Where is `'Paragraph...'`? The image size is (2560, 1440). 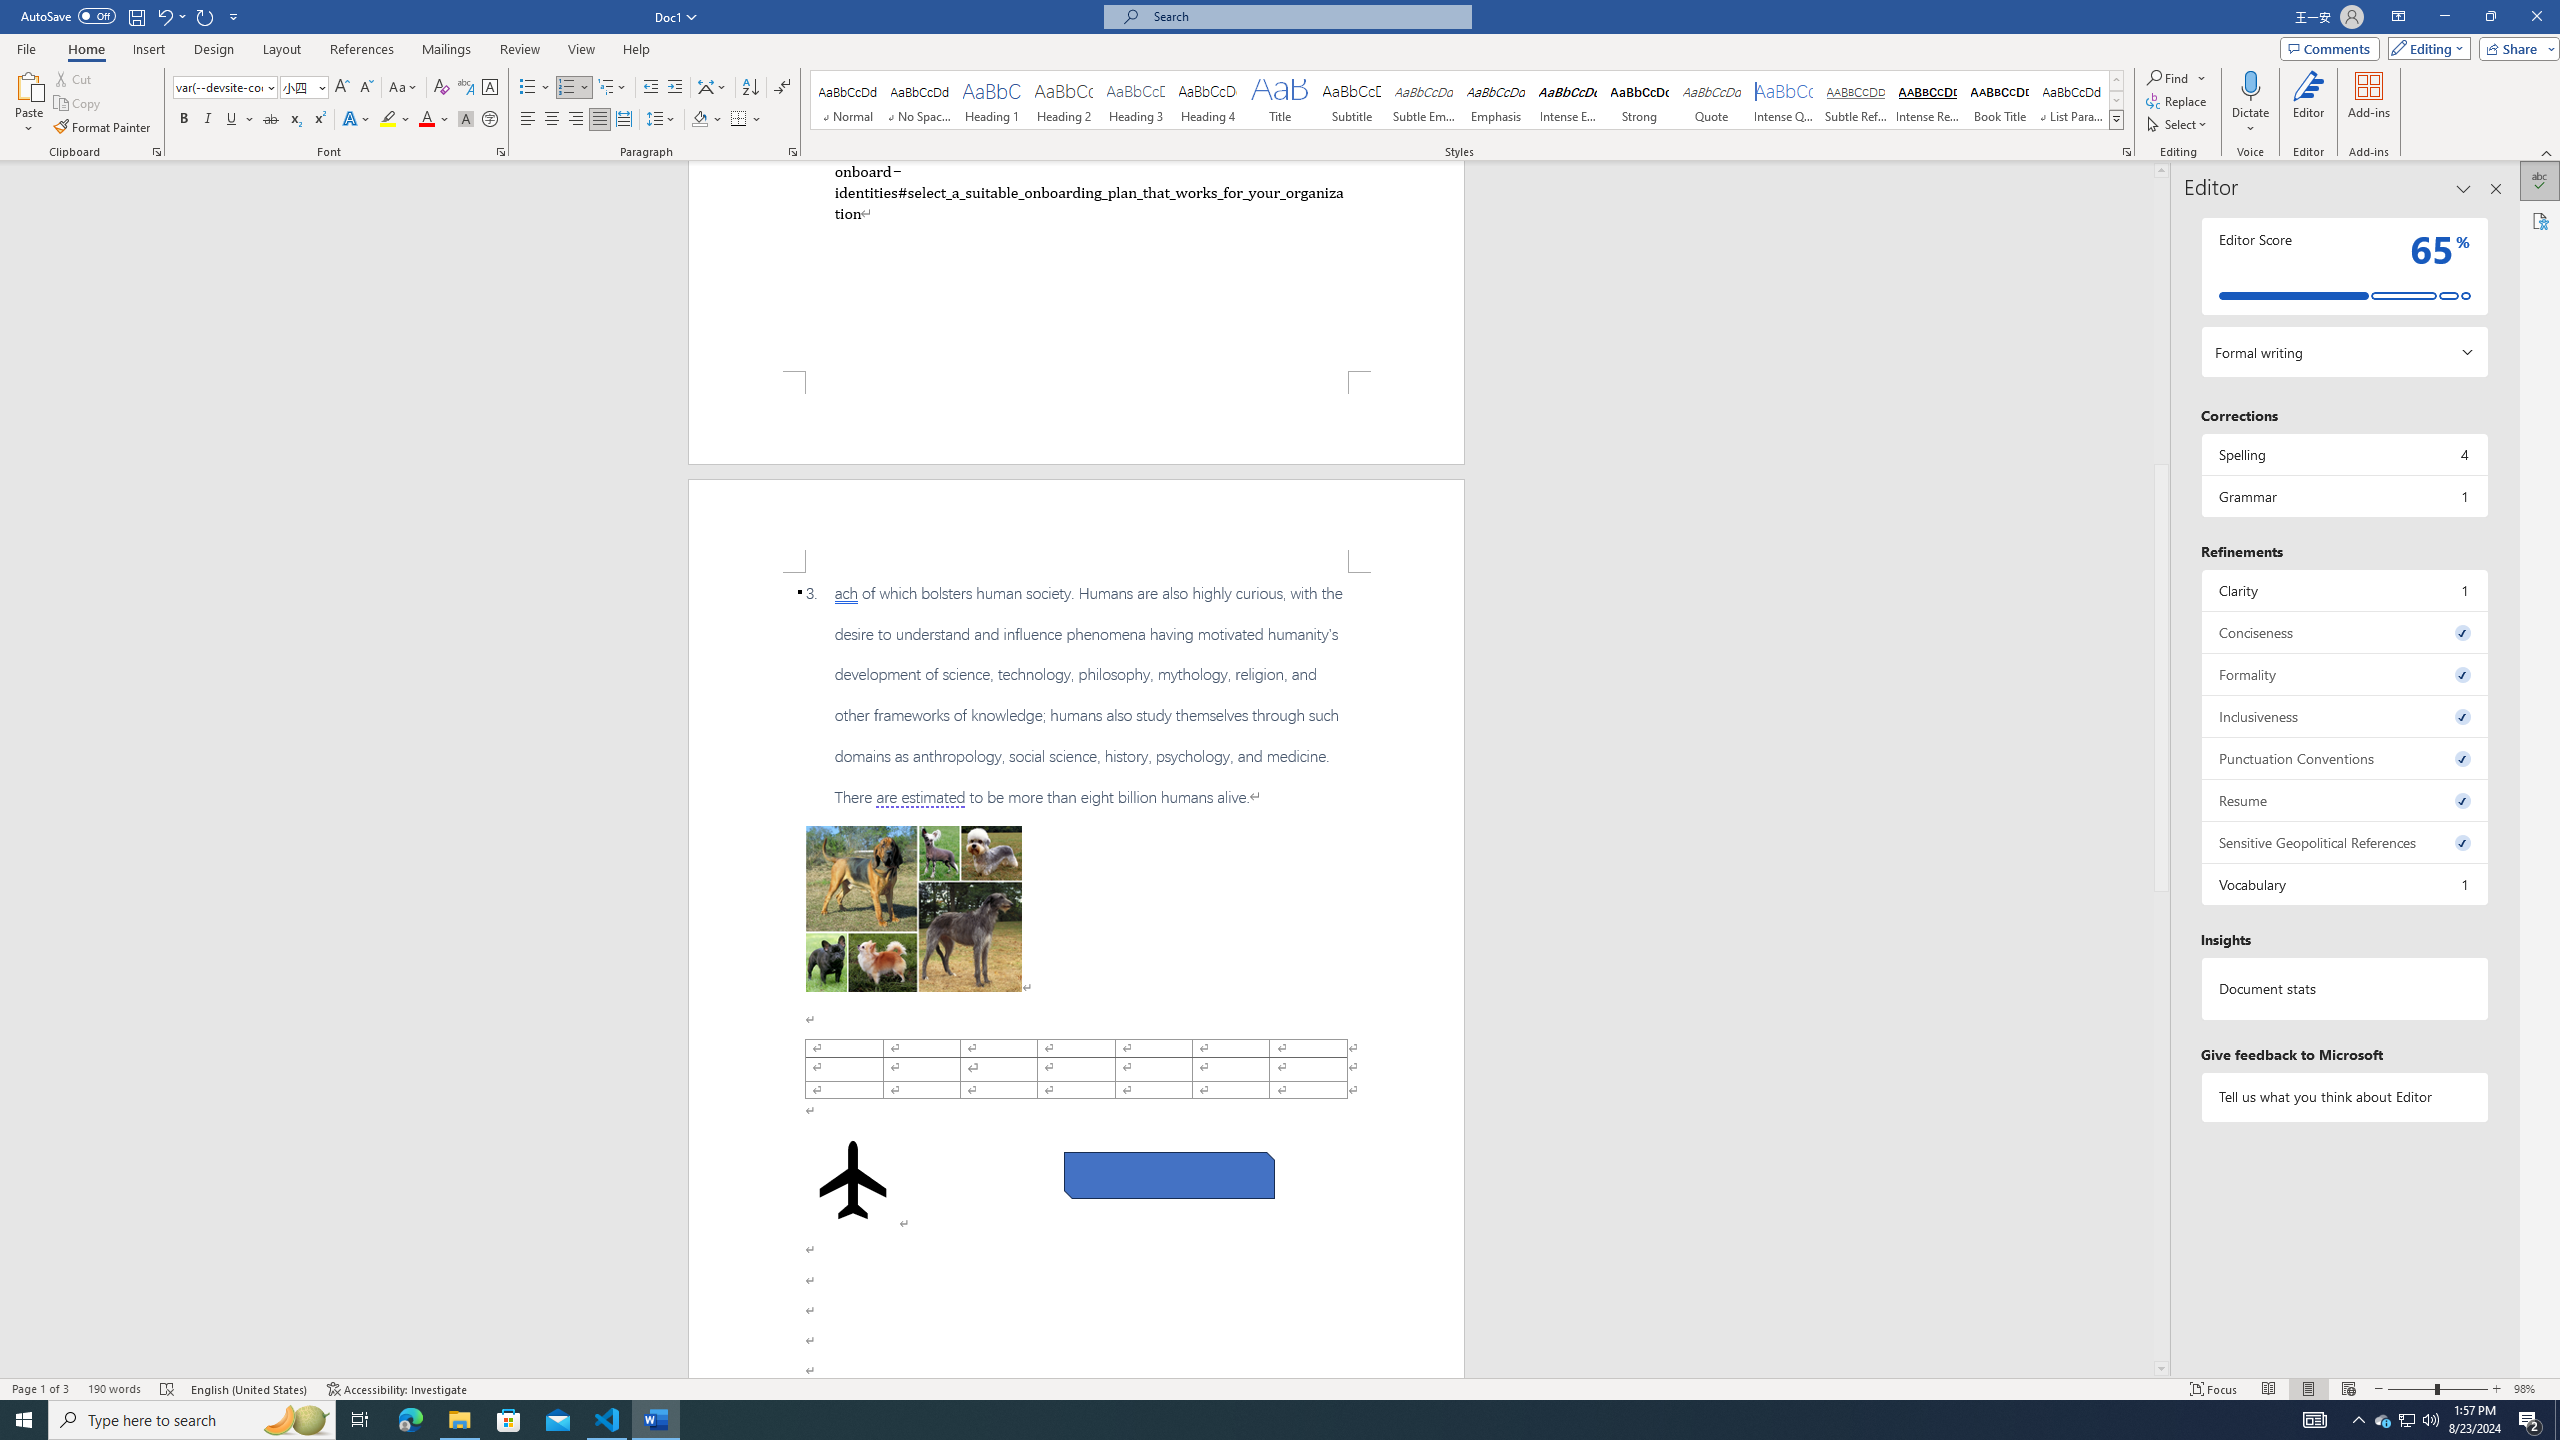
'Paragraph...' is located at coordinates (792, 150).